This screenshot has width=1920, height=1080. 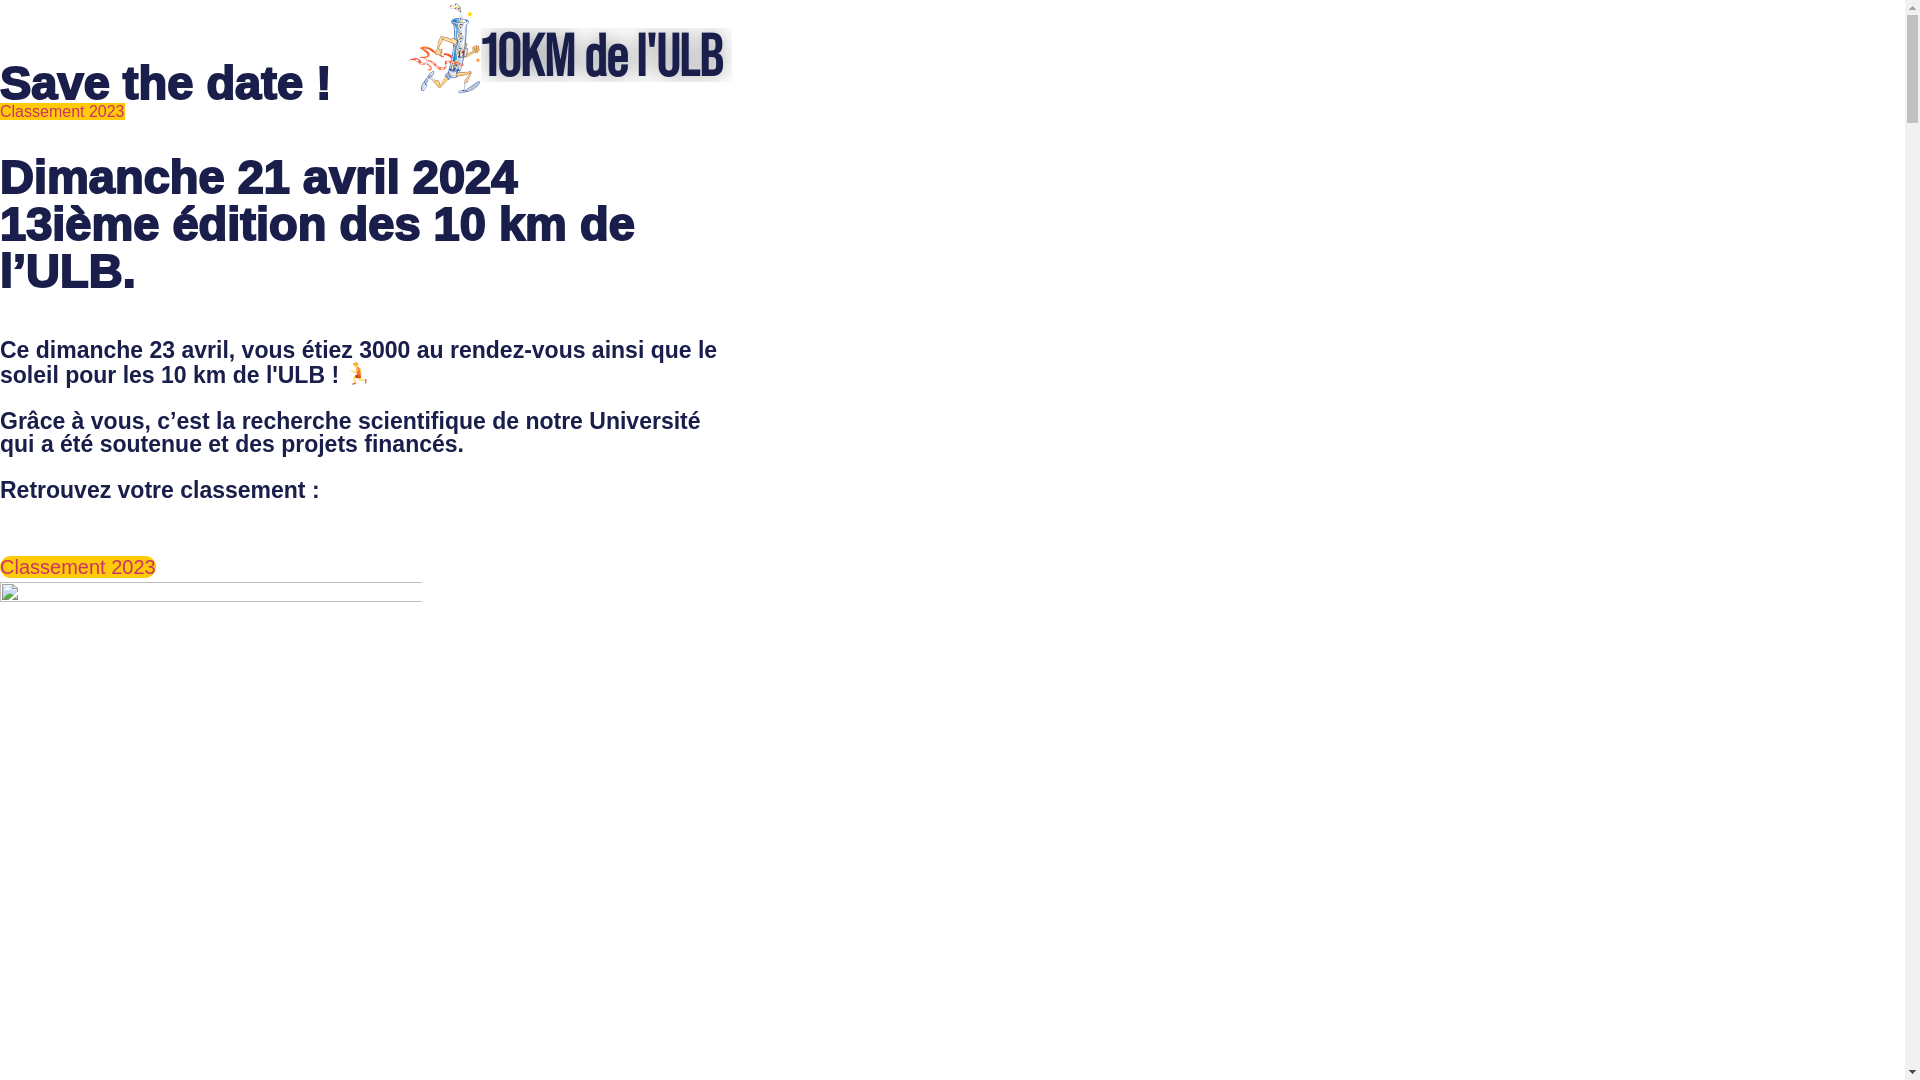 What do you see at coordinates (62, 111) in the screenshot?
I see `'Classement 2023'` at bounding box center [62, 111].